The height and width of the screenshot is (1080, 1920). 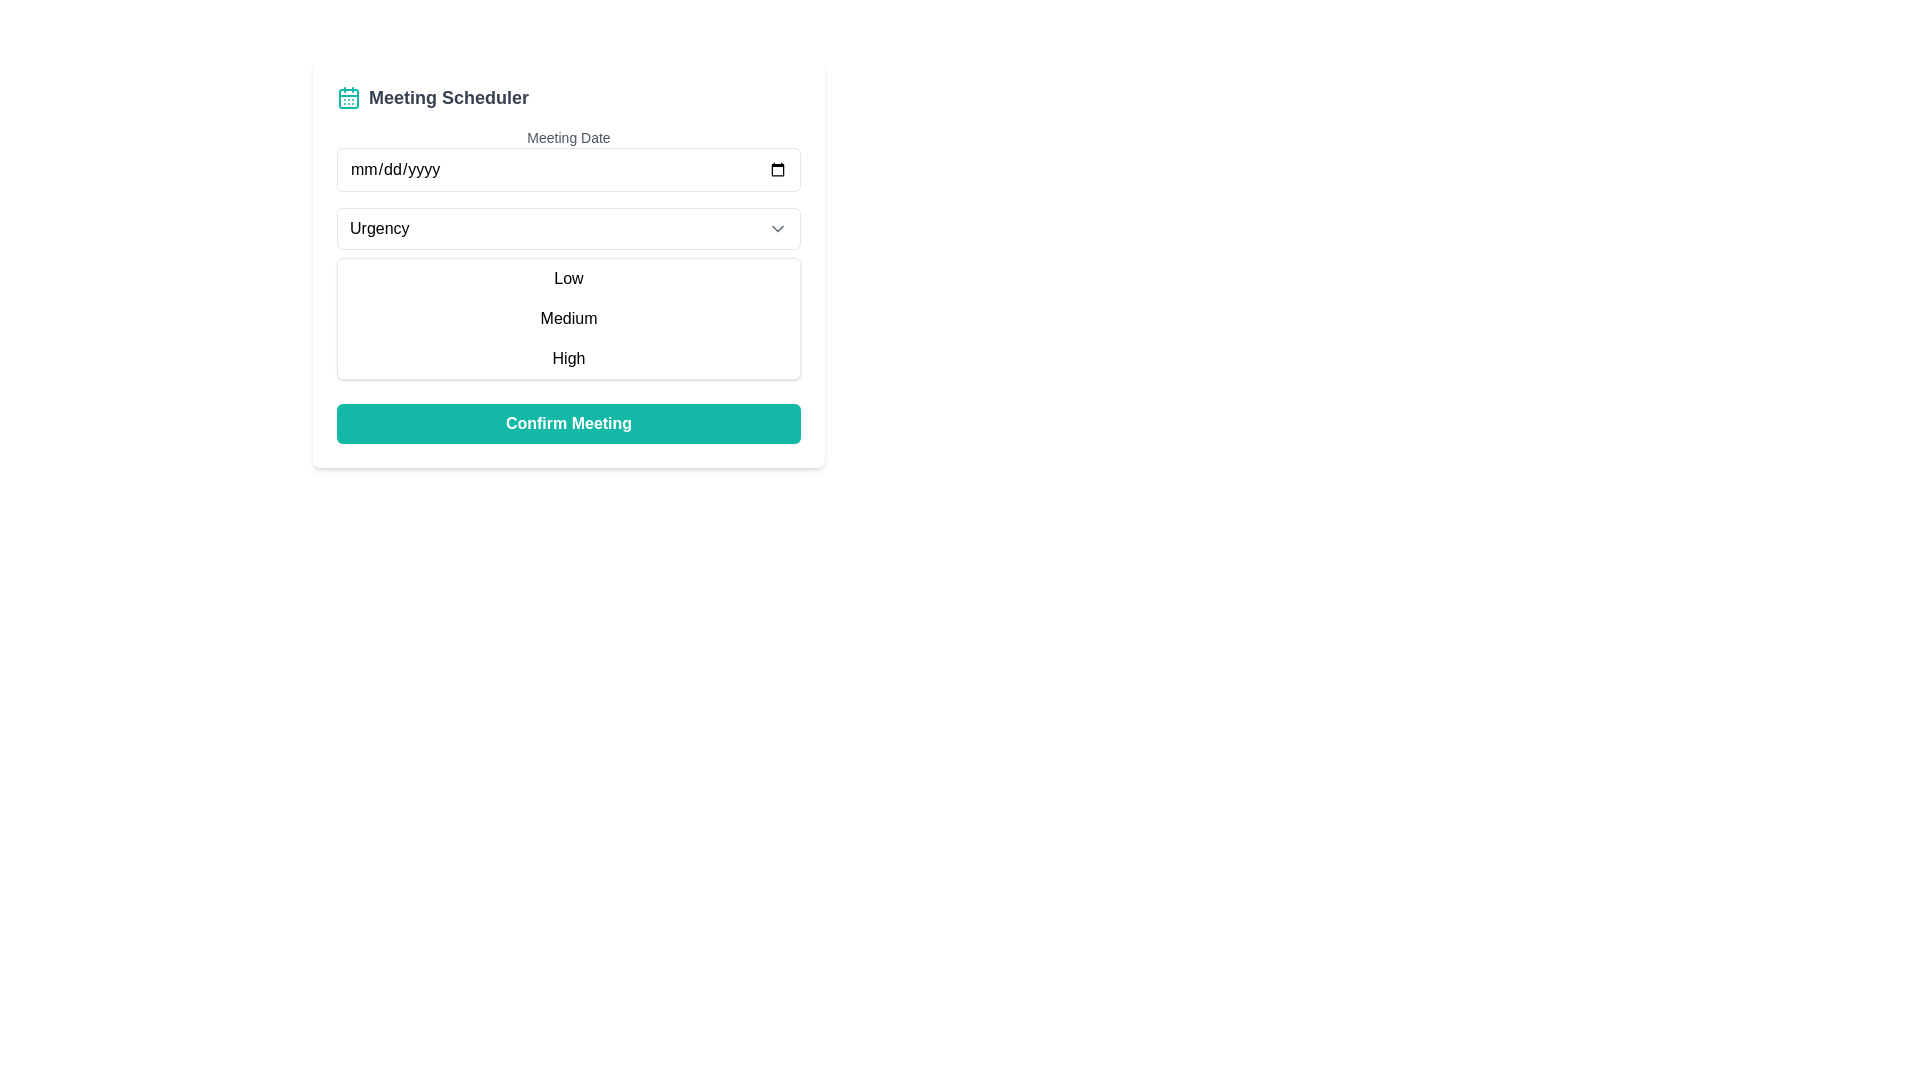 I want to click on the selectable list item labeled 'Low', so click(x=568, y=278).